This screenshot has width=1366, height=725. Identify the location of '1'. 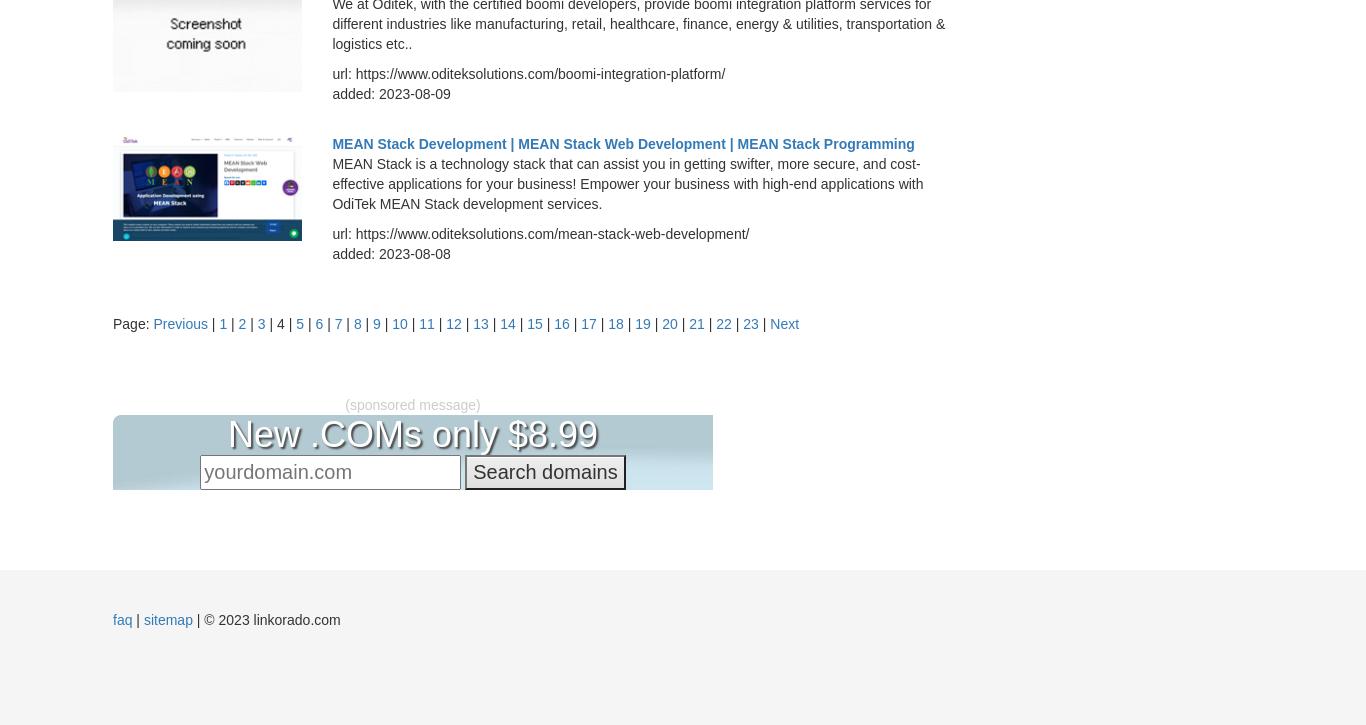
(222, 324).